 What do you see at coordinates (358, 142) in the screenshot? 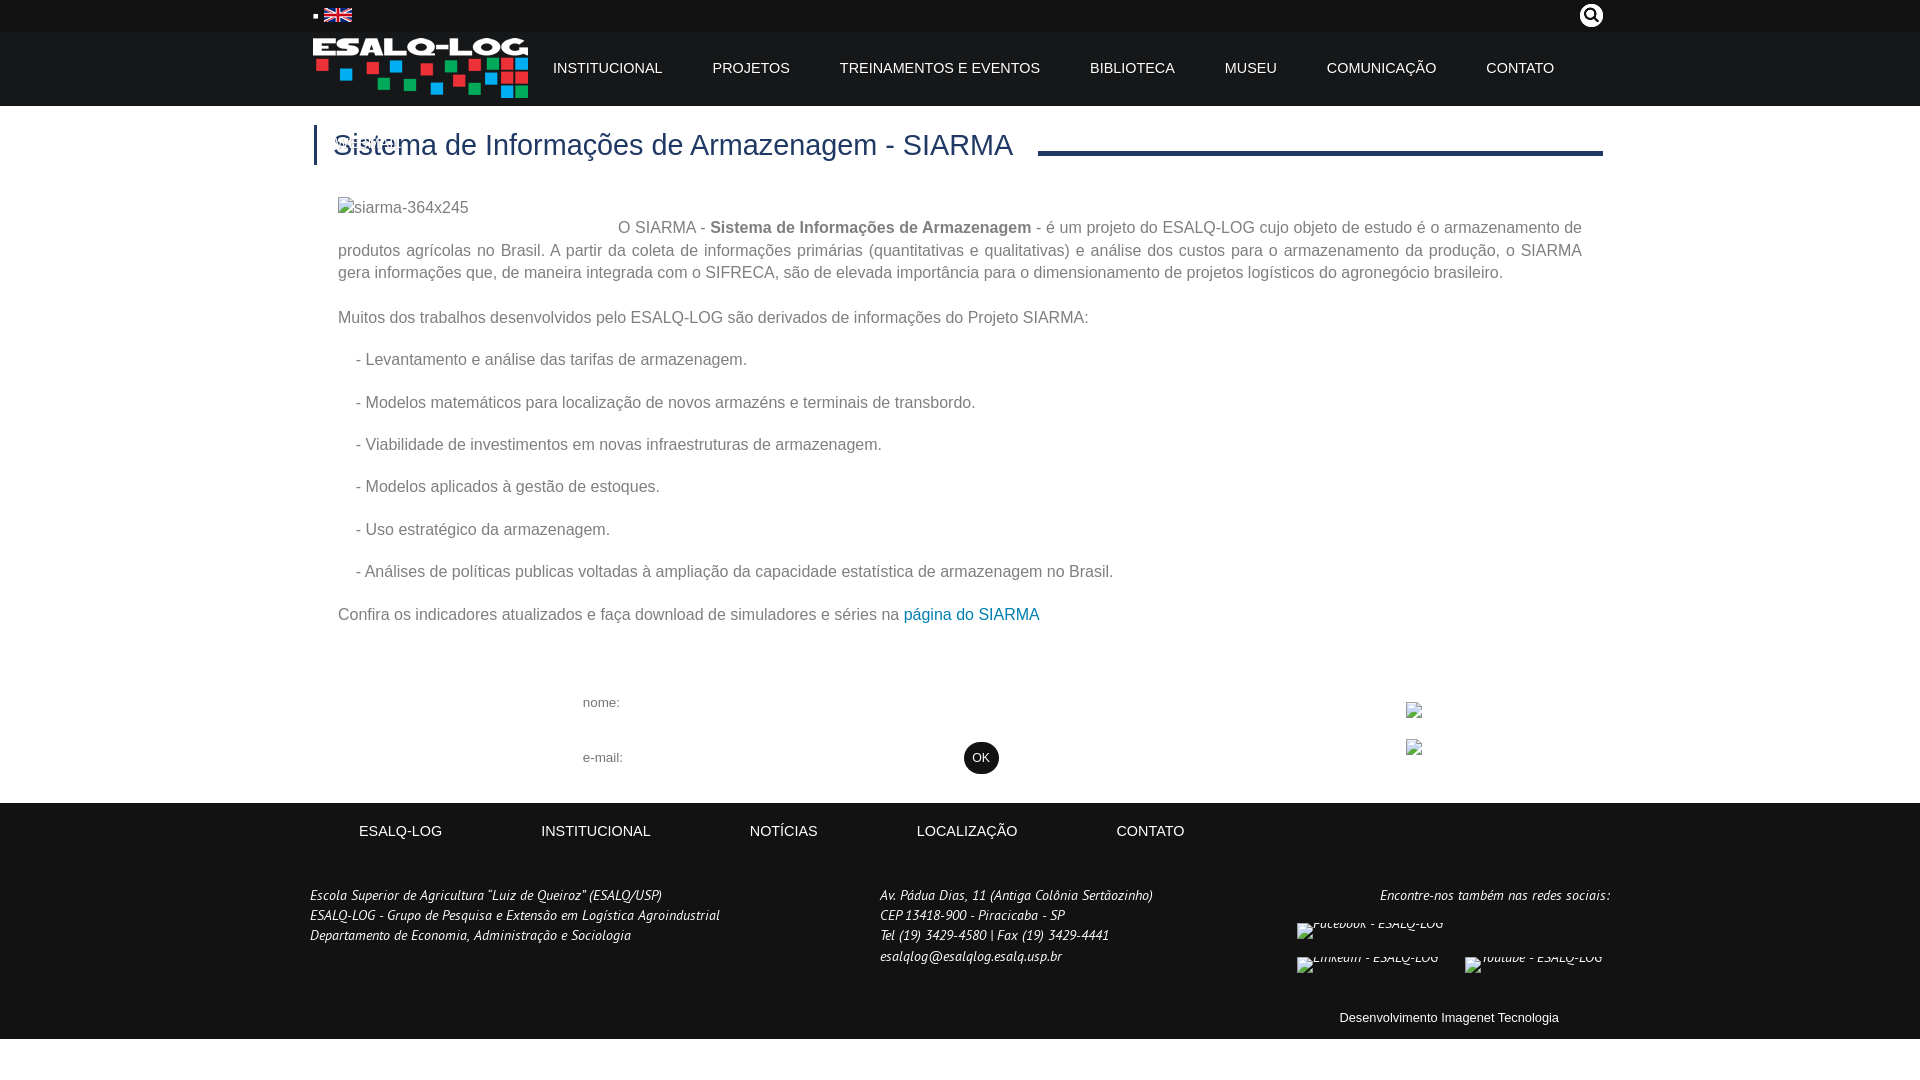
I see `'WEBMAIL'` at bounding box center [358, 142].